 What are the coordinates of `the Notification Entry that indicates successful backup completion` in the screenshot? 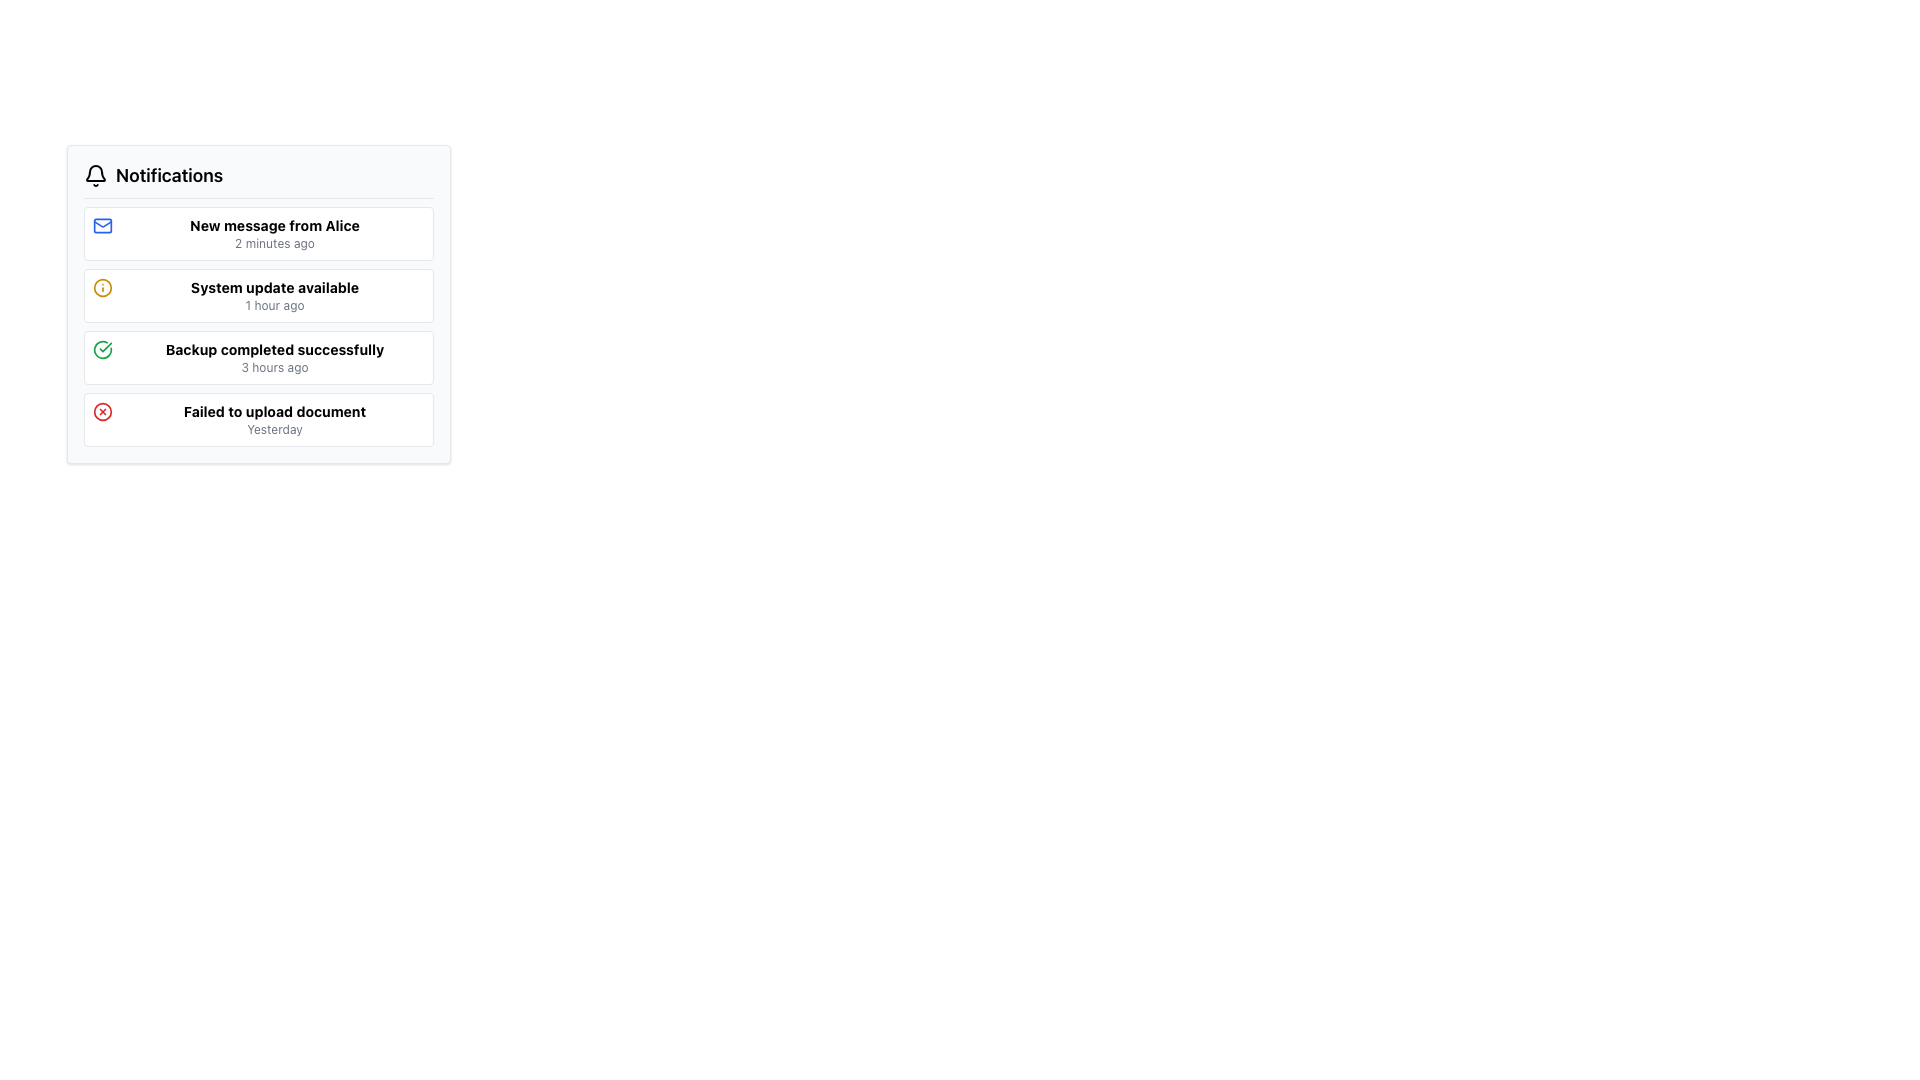 It's located at (258, 357).